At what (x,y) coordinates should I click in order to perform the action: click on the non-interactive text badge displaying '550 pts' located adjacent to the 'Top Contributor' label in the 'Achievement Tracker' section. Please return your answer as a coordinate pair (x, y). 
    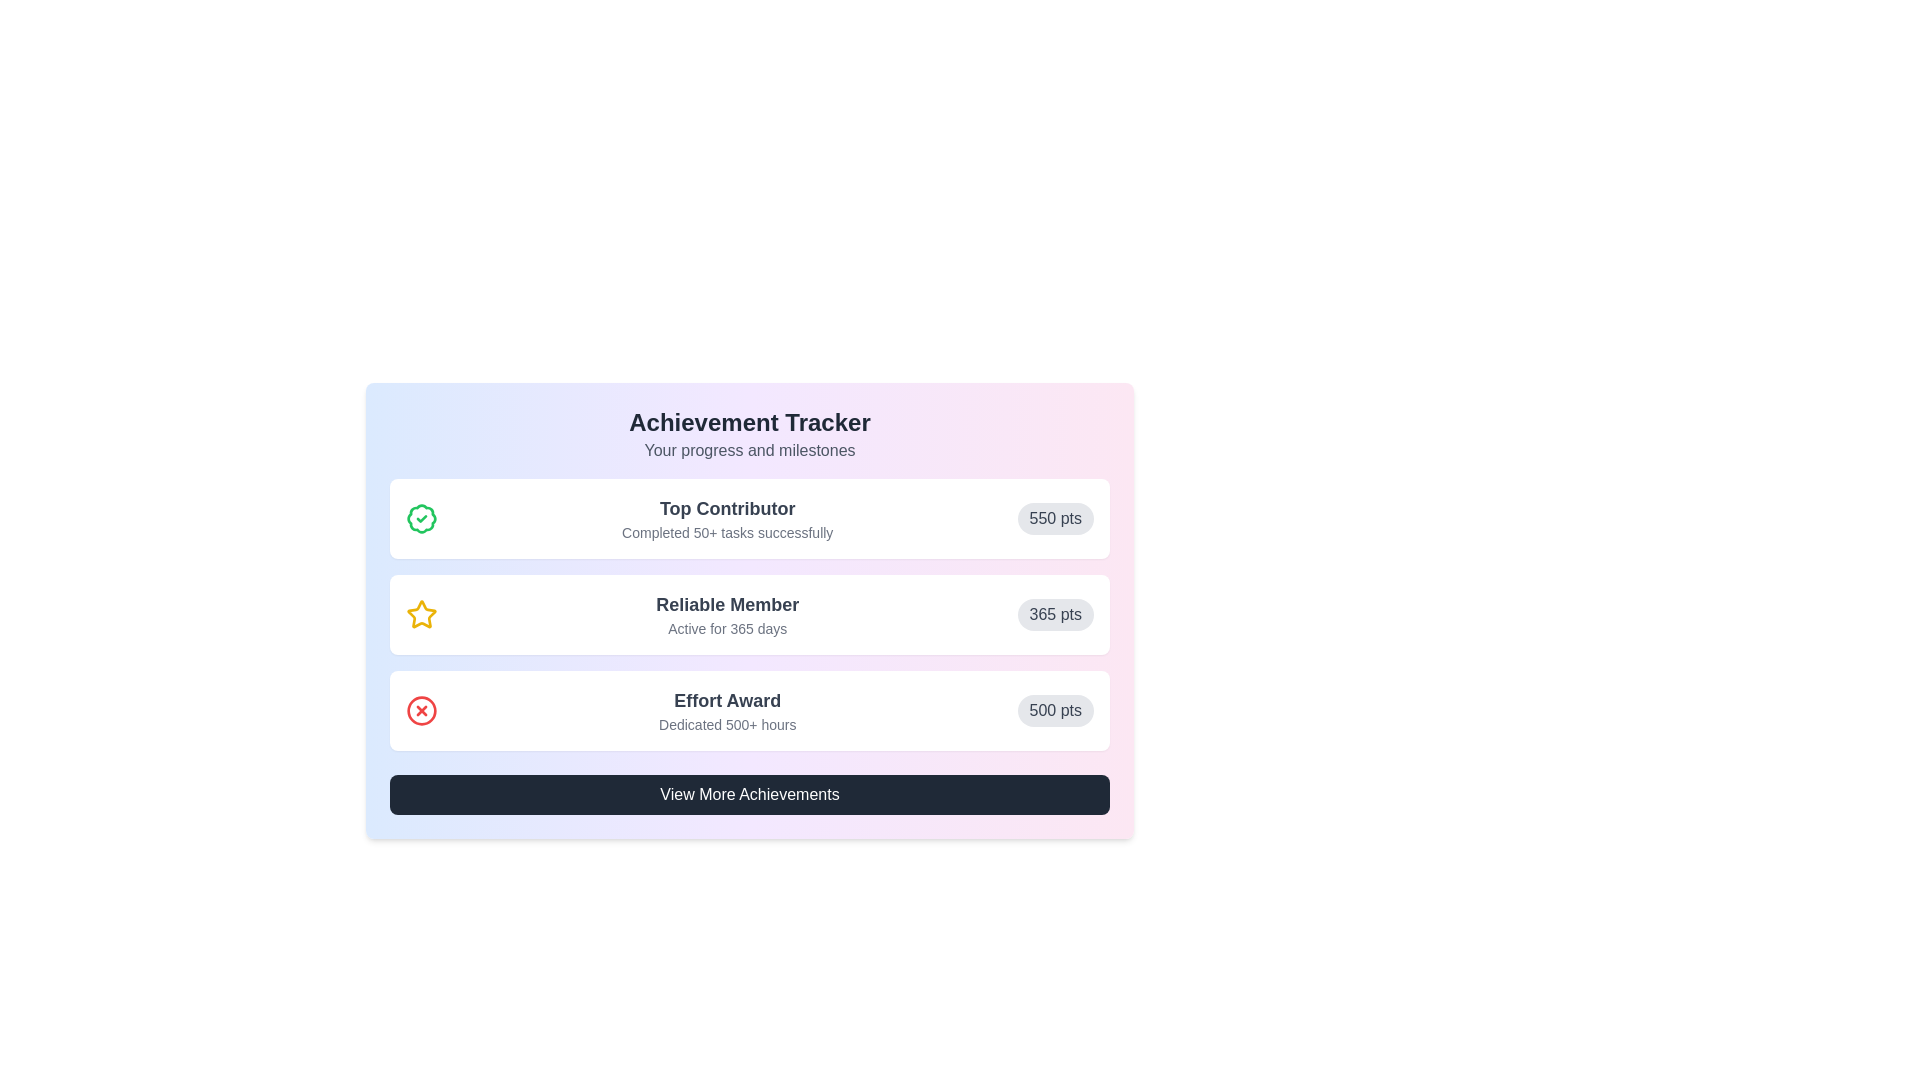
    Looking at the image, I should click on (1054, 518).